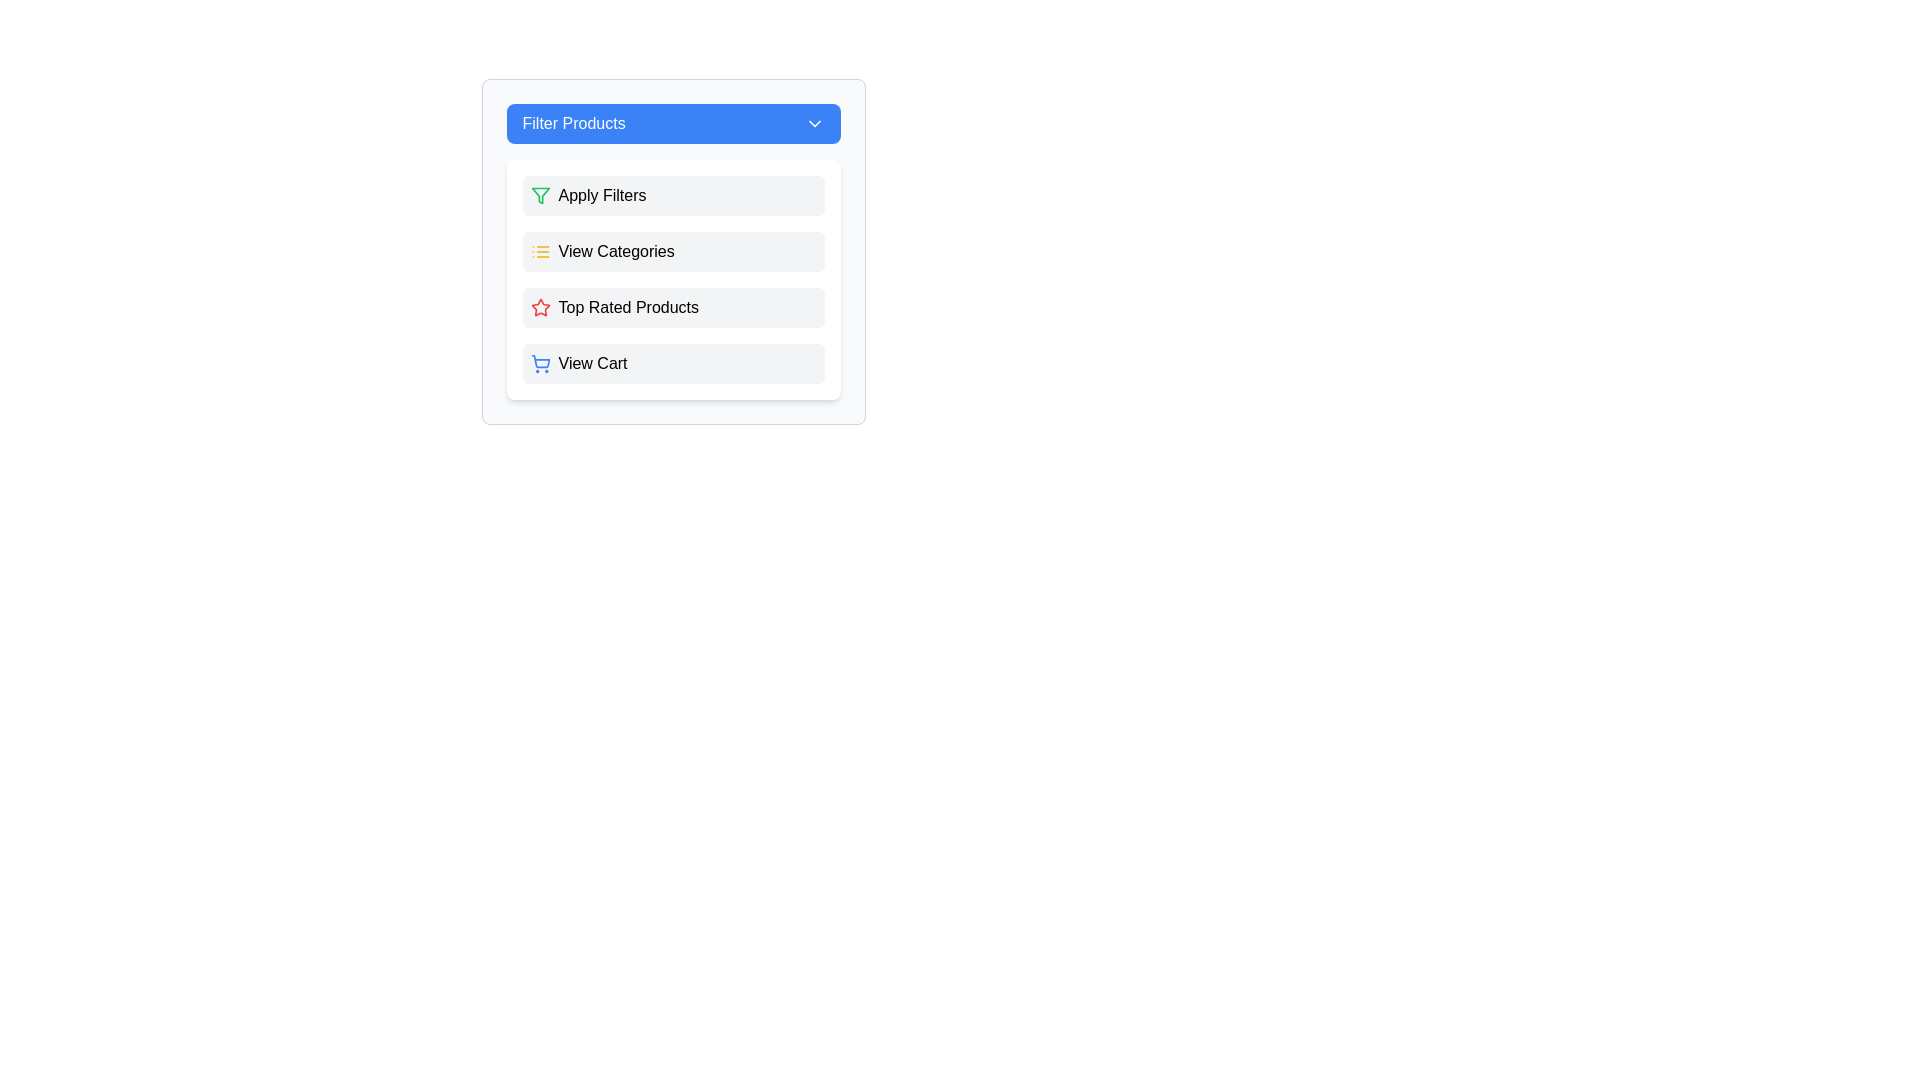 The width and height of the screenshot is (1920, 1080). What do you see at coordinates (673, 250) in the screenshot?
I see `the second button in the dropdown menu that navigates to a list of categories` at bounding box center [673, 250].